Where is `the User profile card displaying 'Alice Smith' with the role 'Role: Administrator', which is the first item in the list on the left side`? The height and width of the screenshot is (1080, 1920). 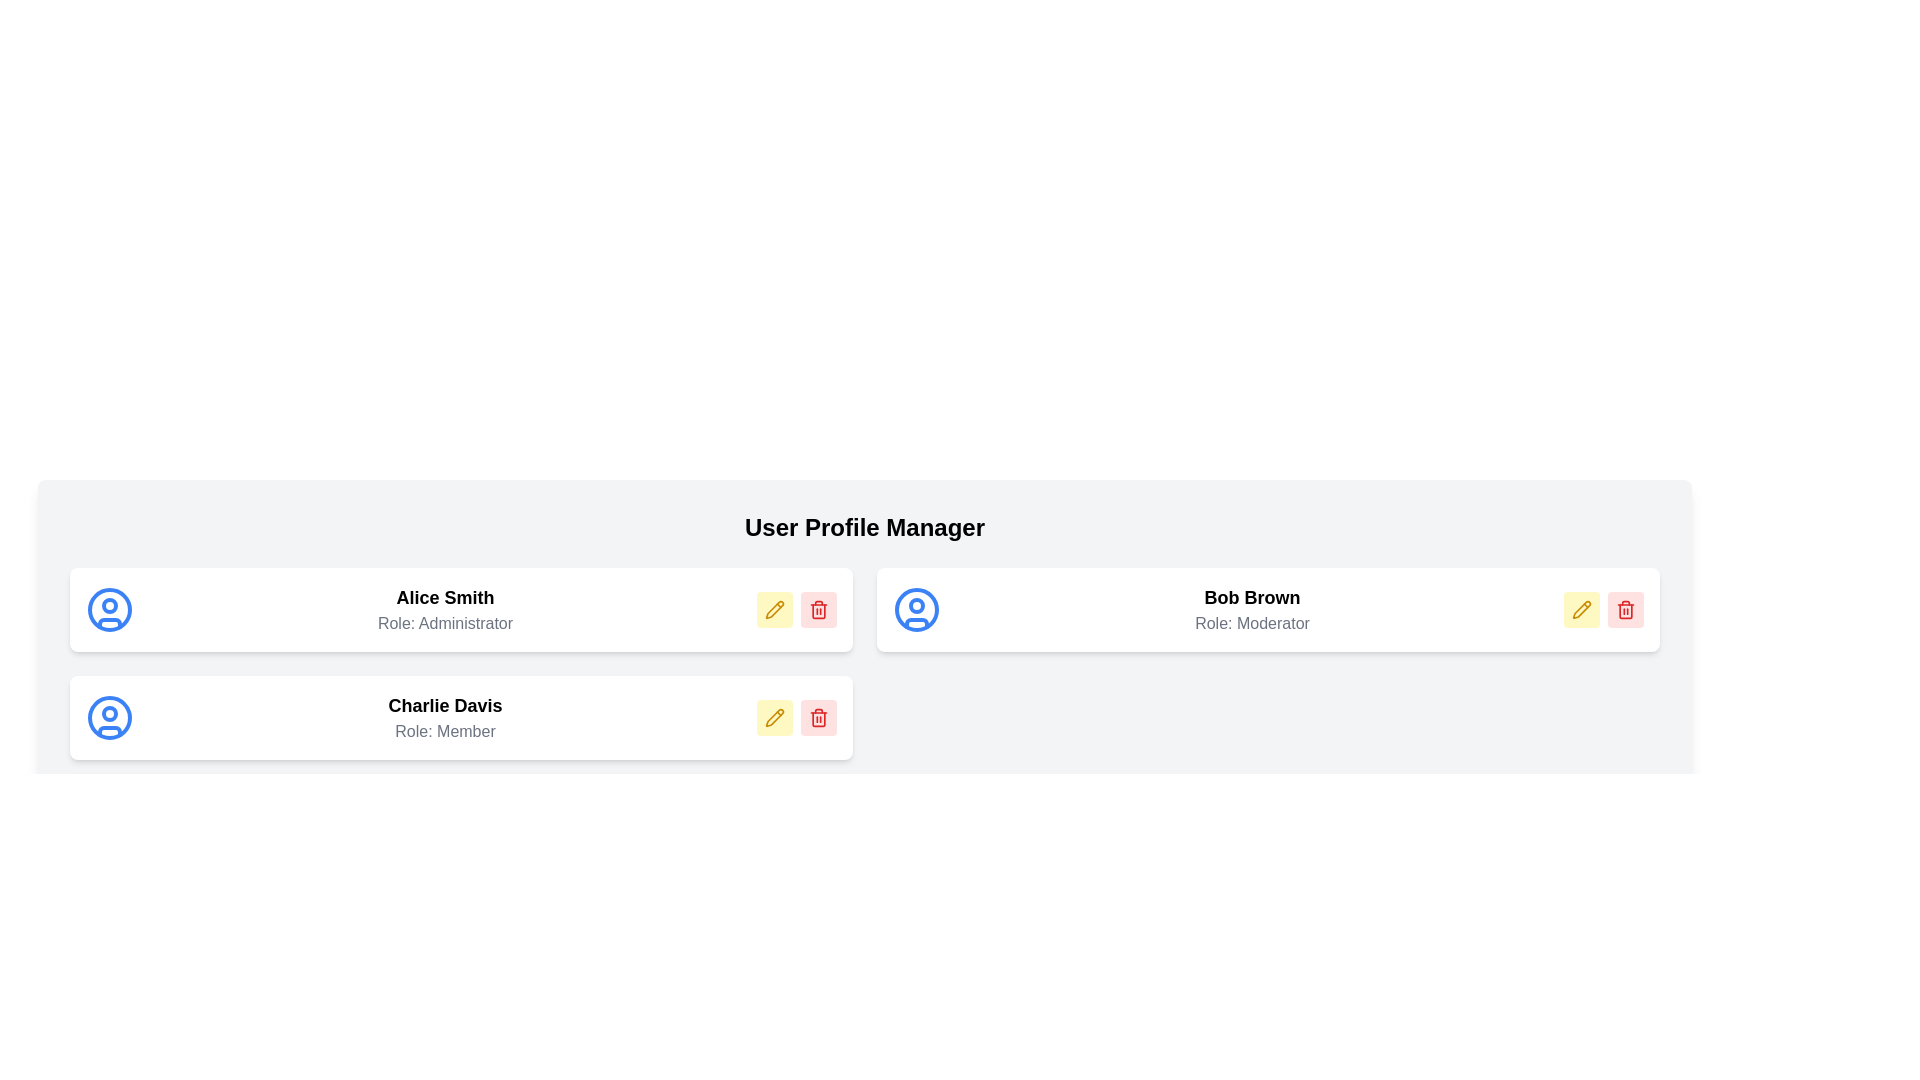 the User profile card displaying 'Alice Smith' with the role 'Role: Administrator', which is the first item in the list on the left side is located at coordinates (460, 608).